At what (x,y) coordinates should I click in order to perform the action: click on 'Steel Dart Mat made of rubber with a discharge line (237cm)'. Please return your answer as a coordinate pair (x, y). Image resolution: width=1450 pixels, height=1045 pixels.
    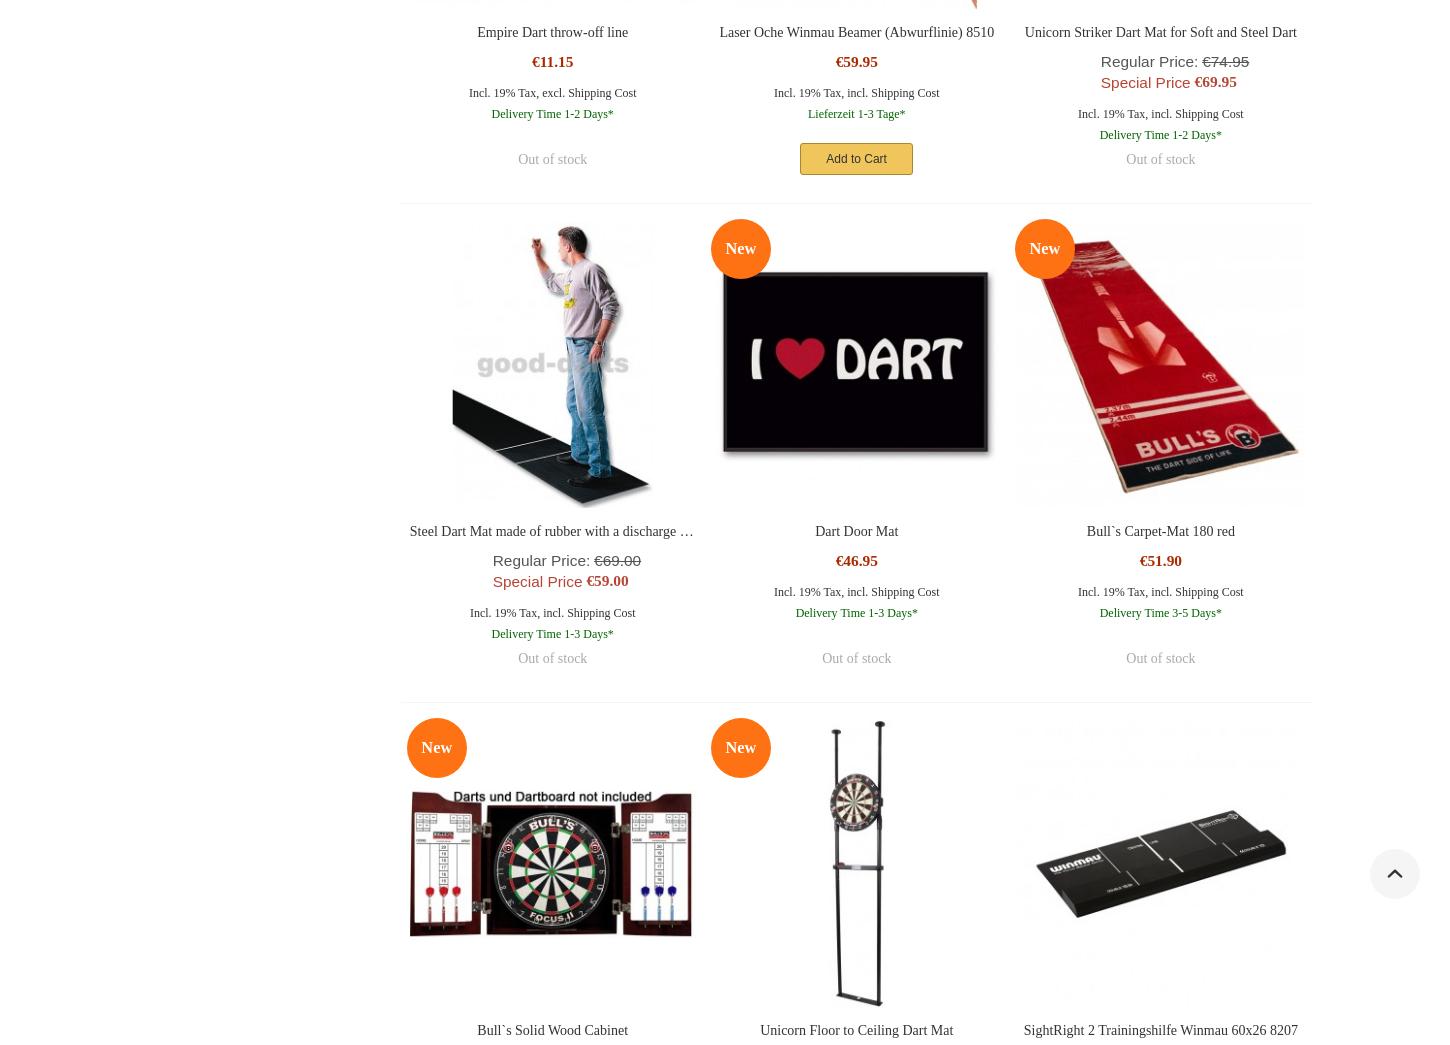
    Looking at the image, I should click on (580, 530).